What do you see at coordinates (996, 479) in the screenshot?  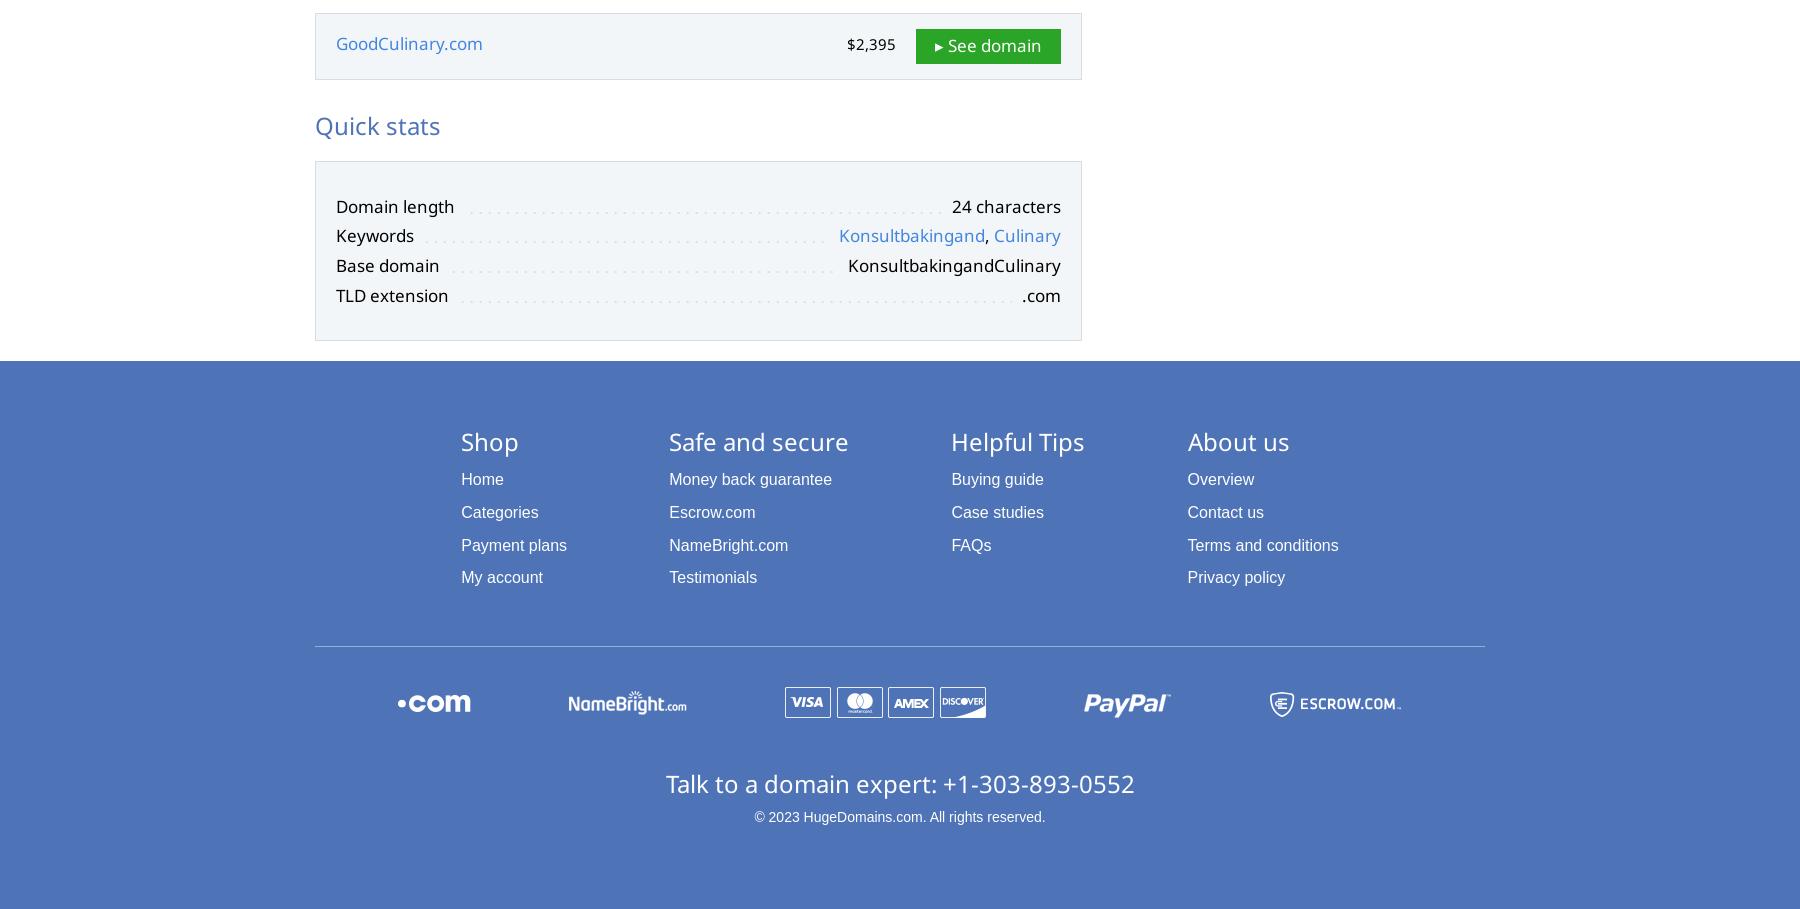 I see `'Buying guide'` at bounding box center [996, 479].